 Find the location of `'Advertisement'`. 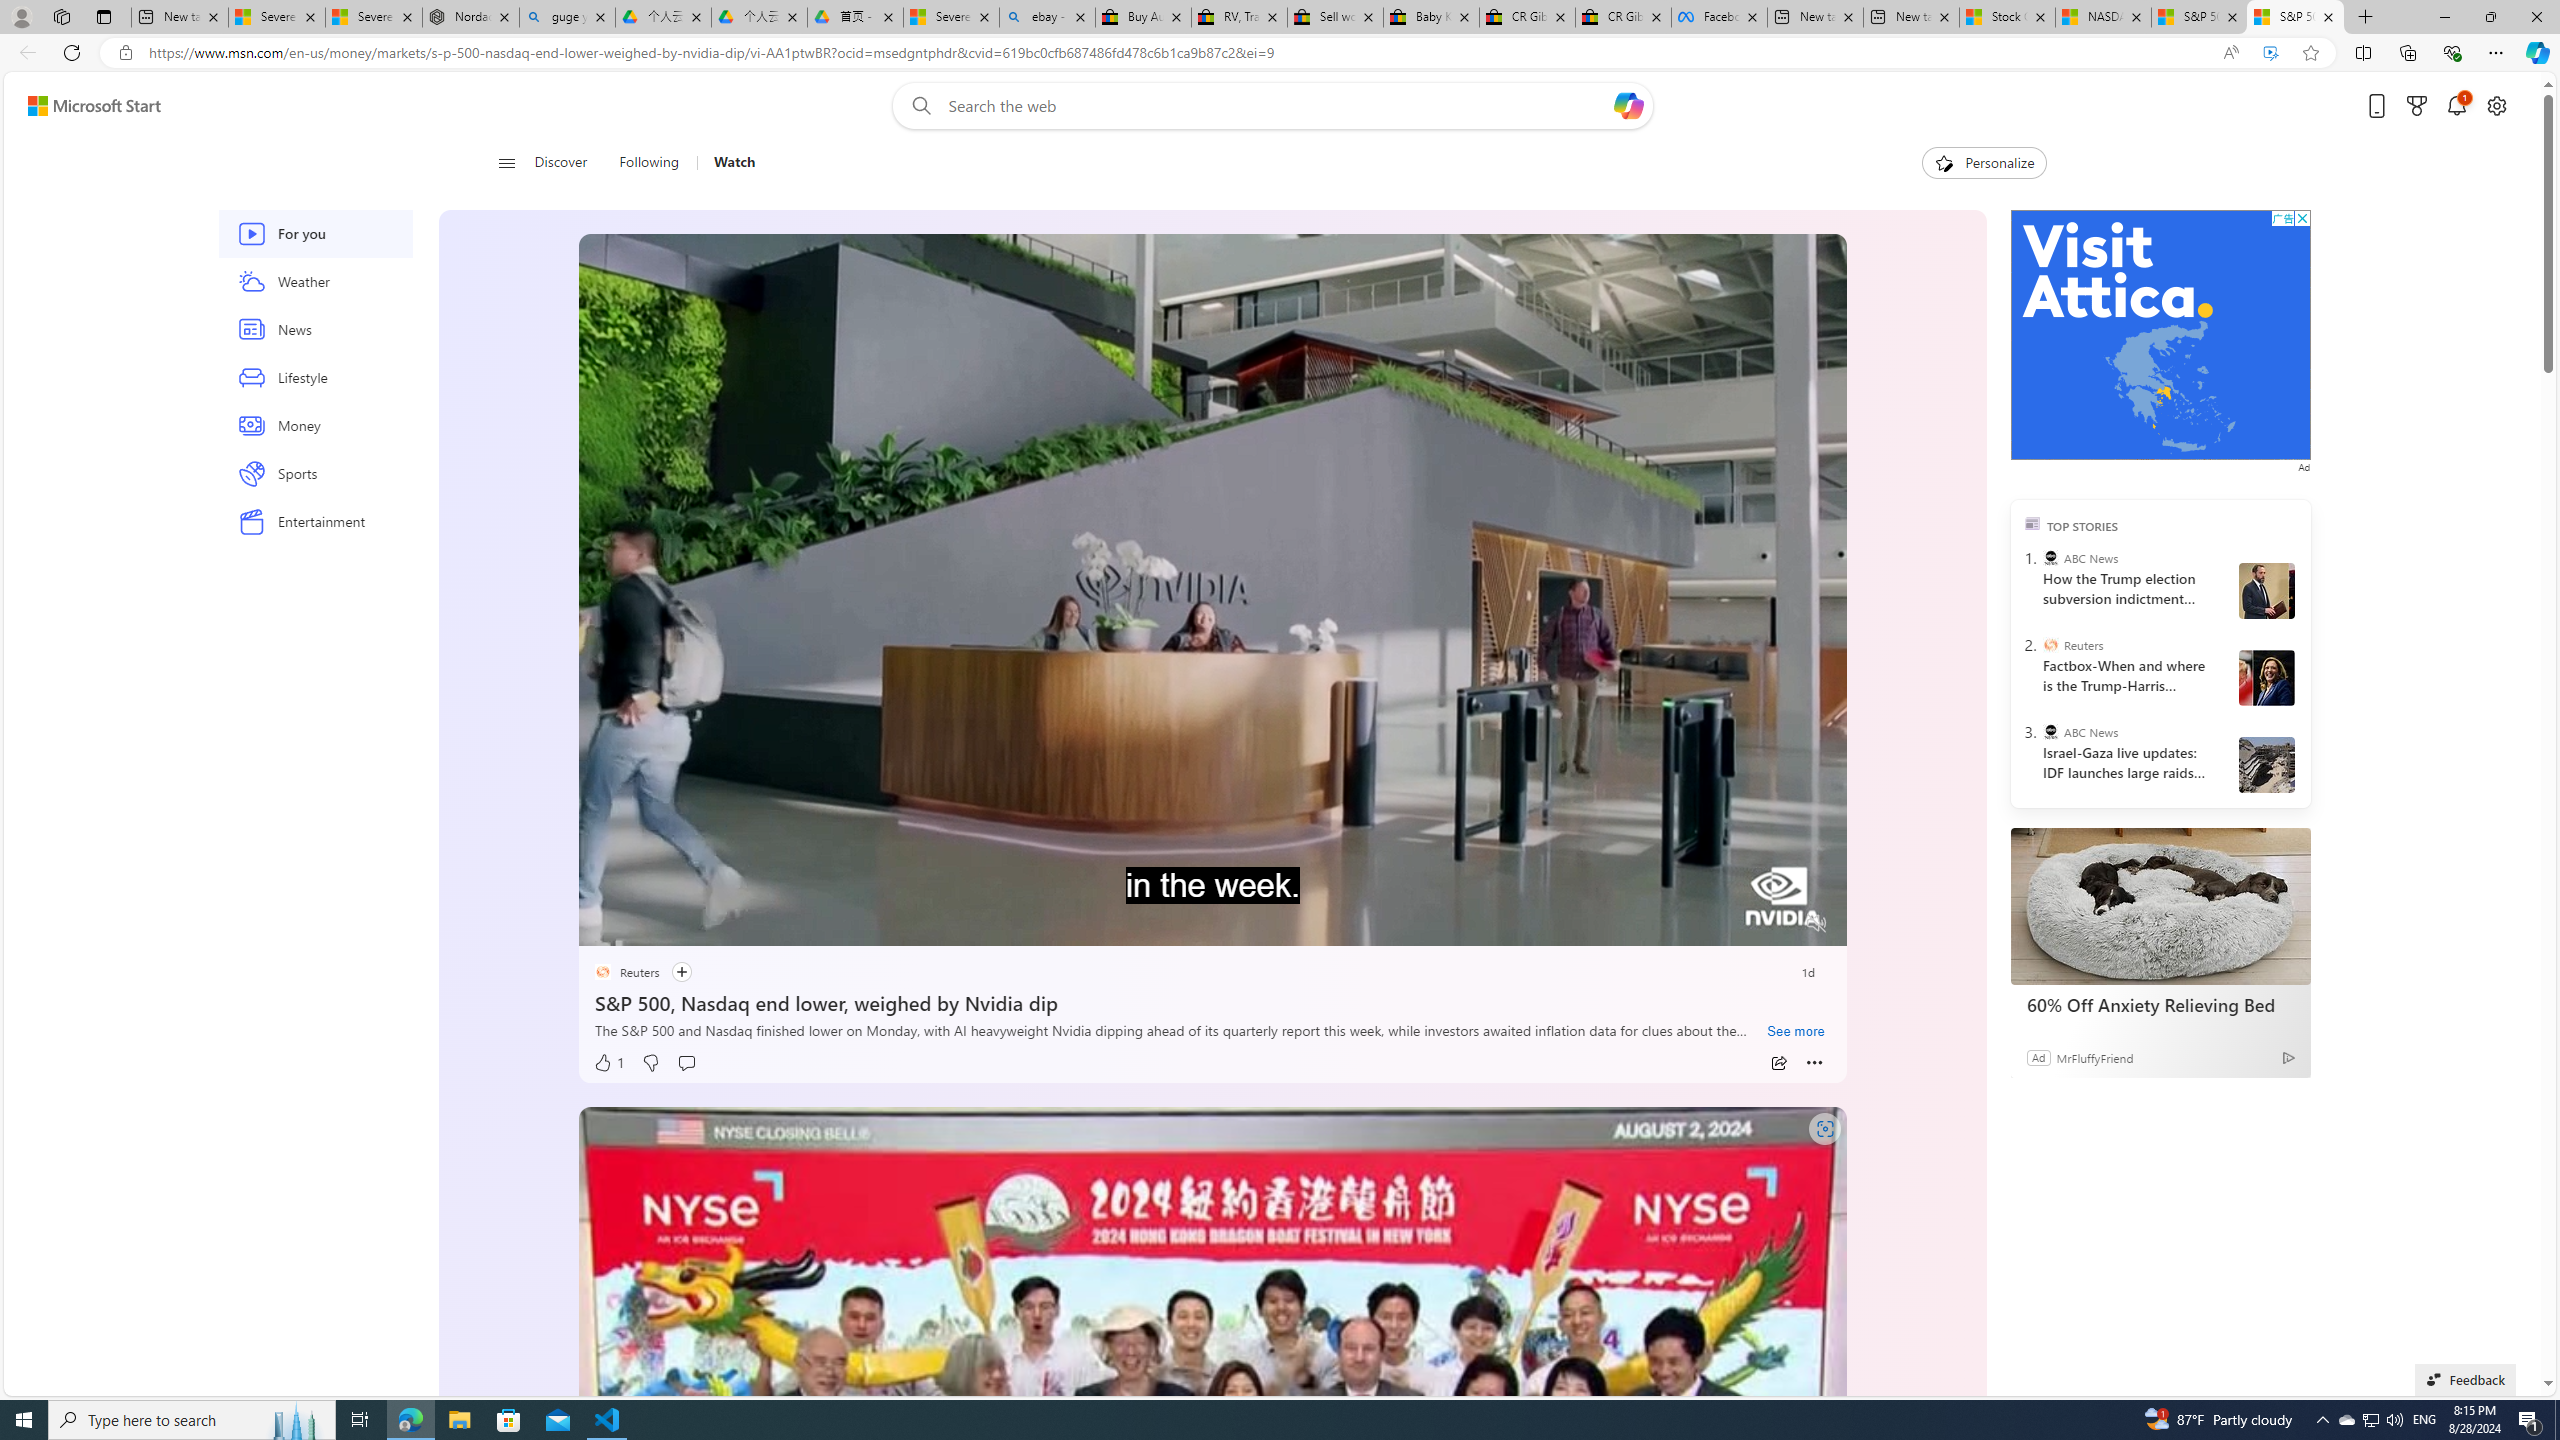

'Advertisement' is located at coordinates (2160, 333).